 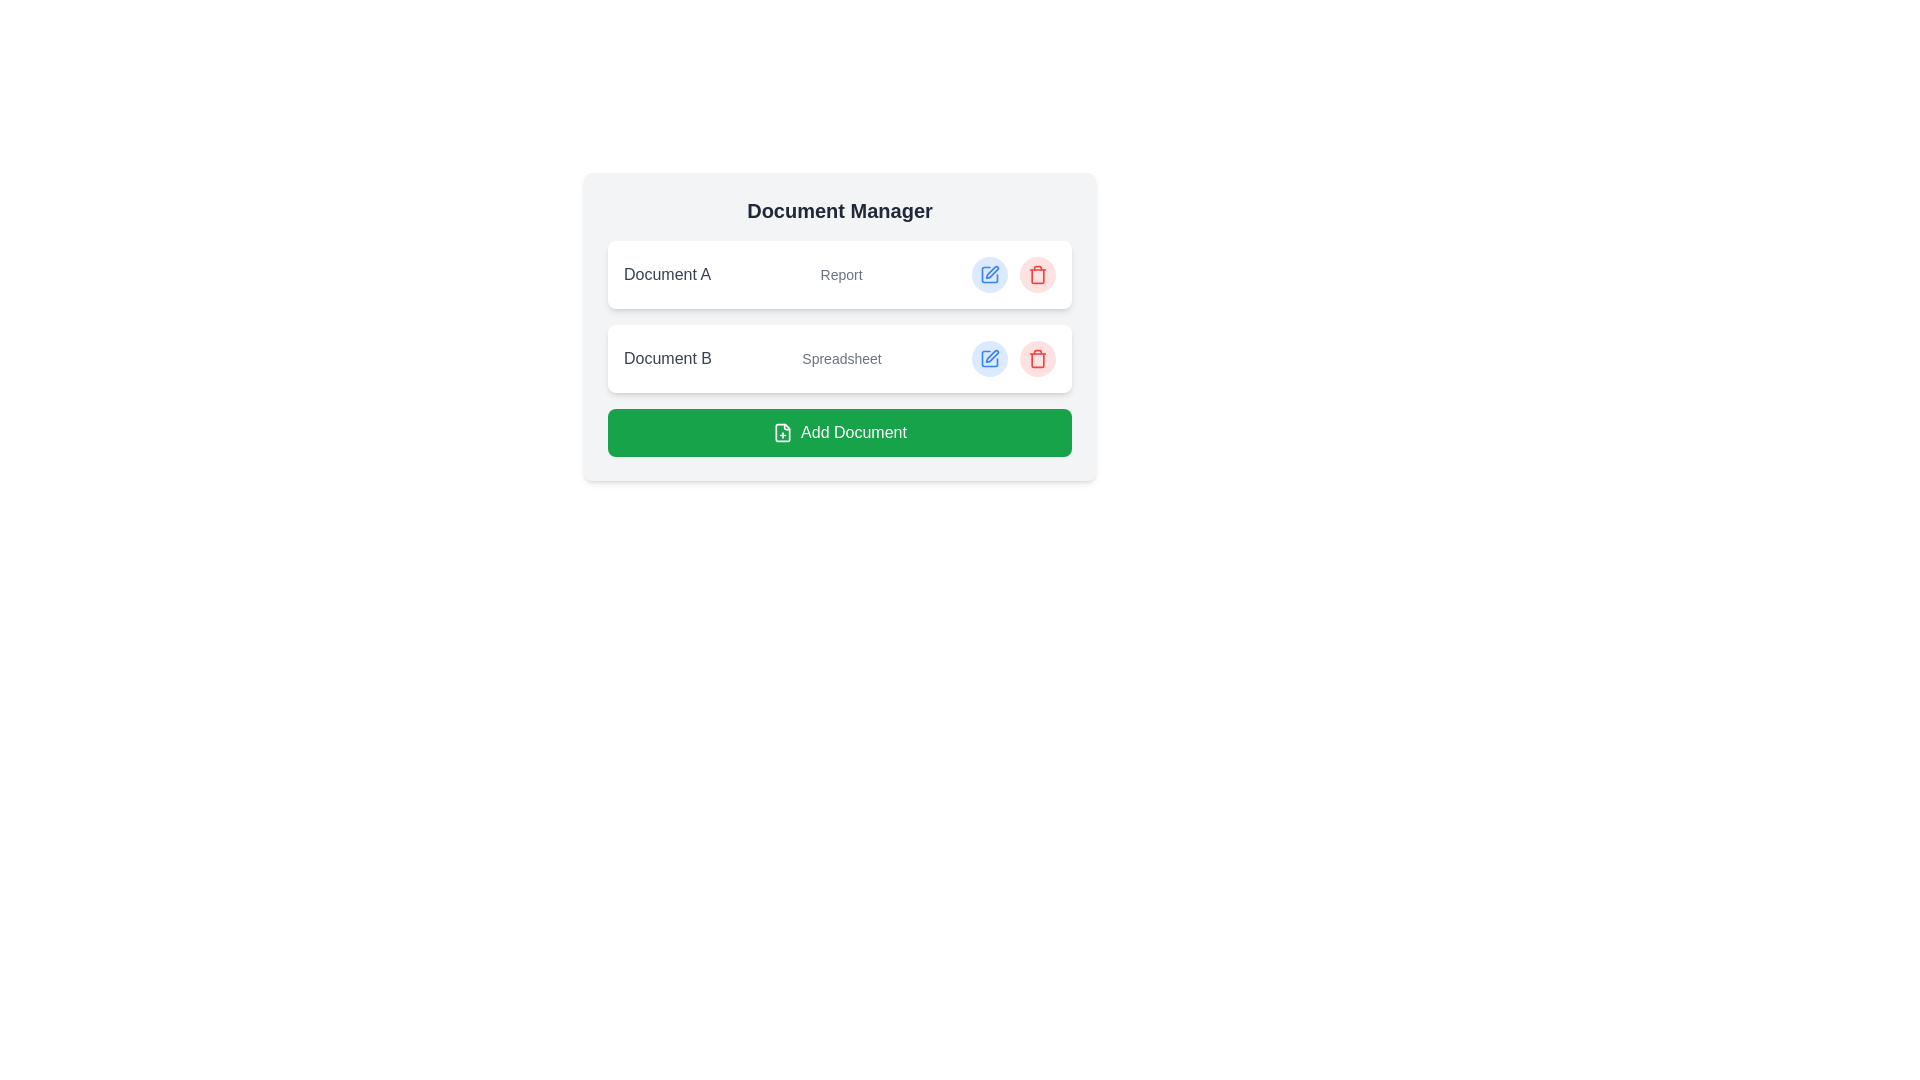 What do you see at coordinates (992, 355) in the screenshot?
I see `the edit icon button located next to 'Document B'` at bounding box center [992, 355].